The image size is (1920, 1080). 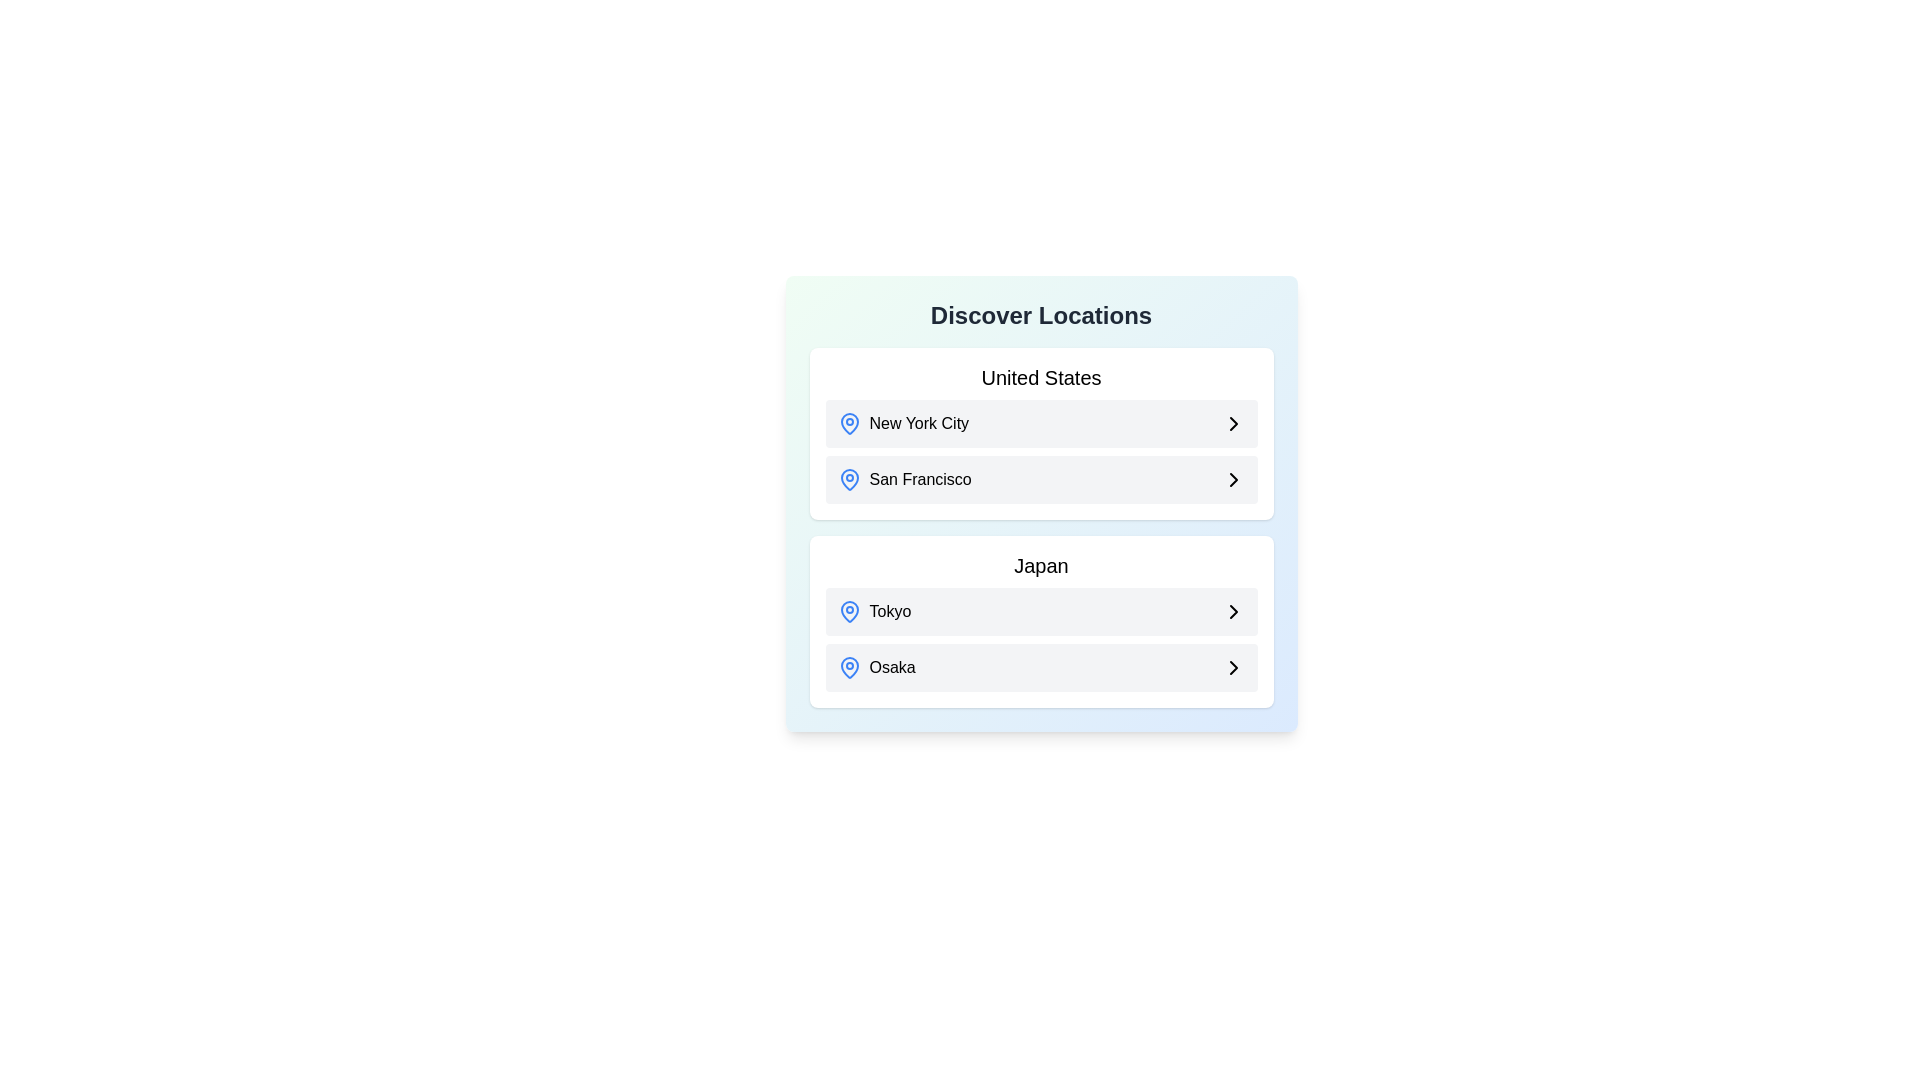 What do you see at coordinates (849, 667) in the screenshot?
I see `the map pin icon located next to the text 'Tokyo' in the second section labeled 'Japan', which serves as a visual cue for the location` at bounding box center [849, 667].